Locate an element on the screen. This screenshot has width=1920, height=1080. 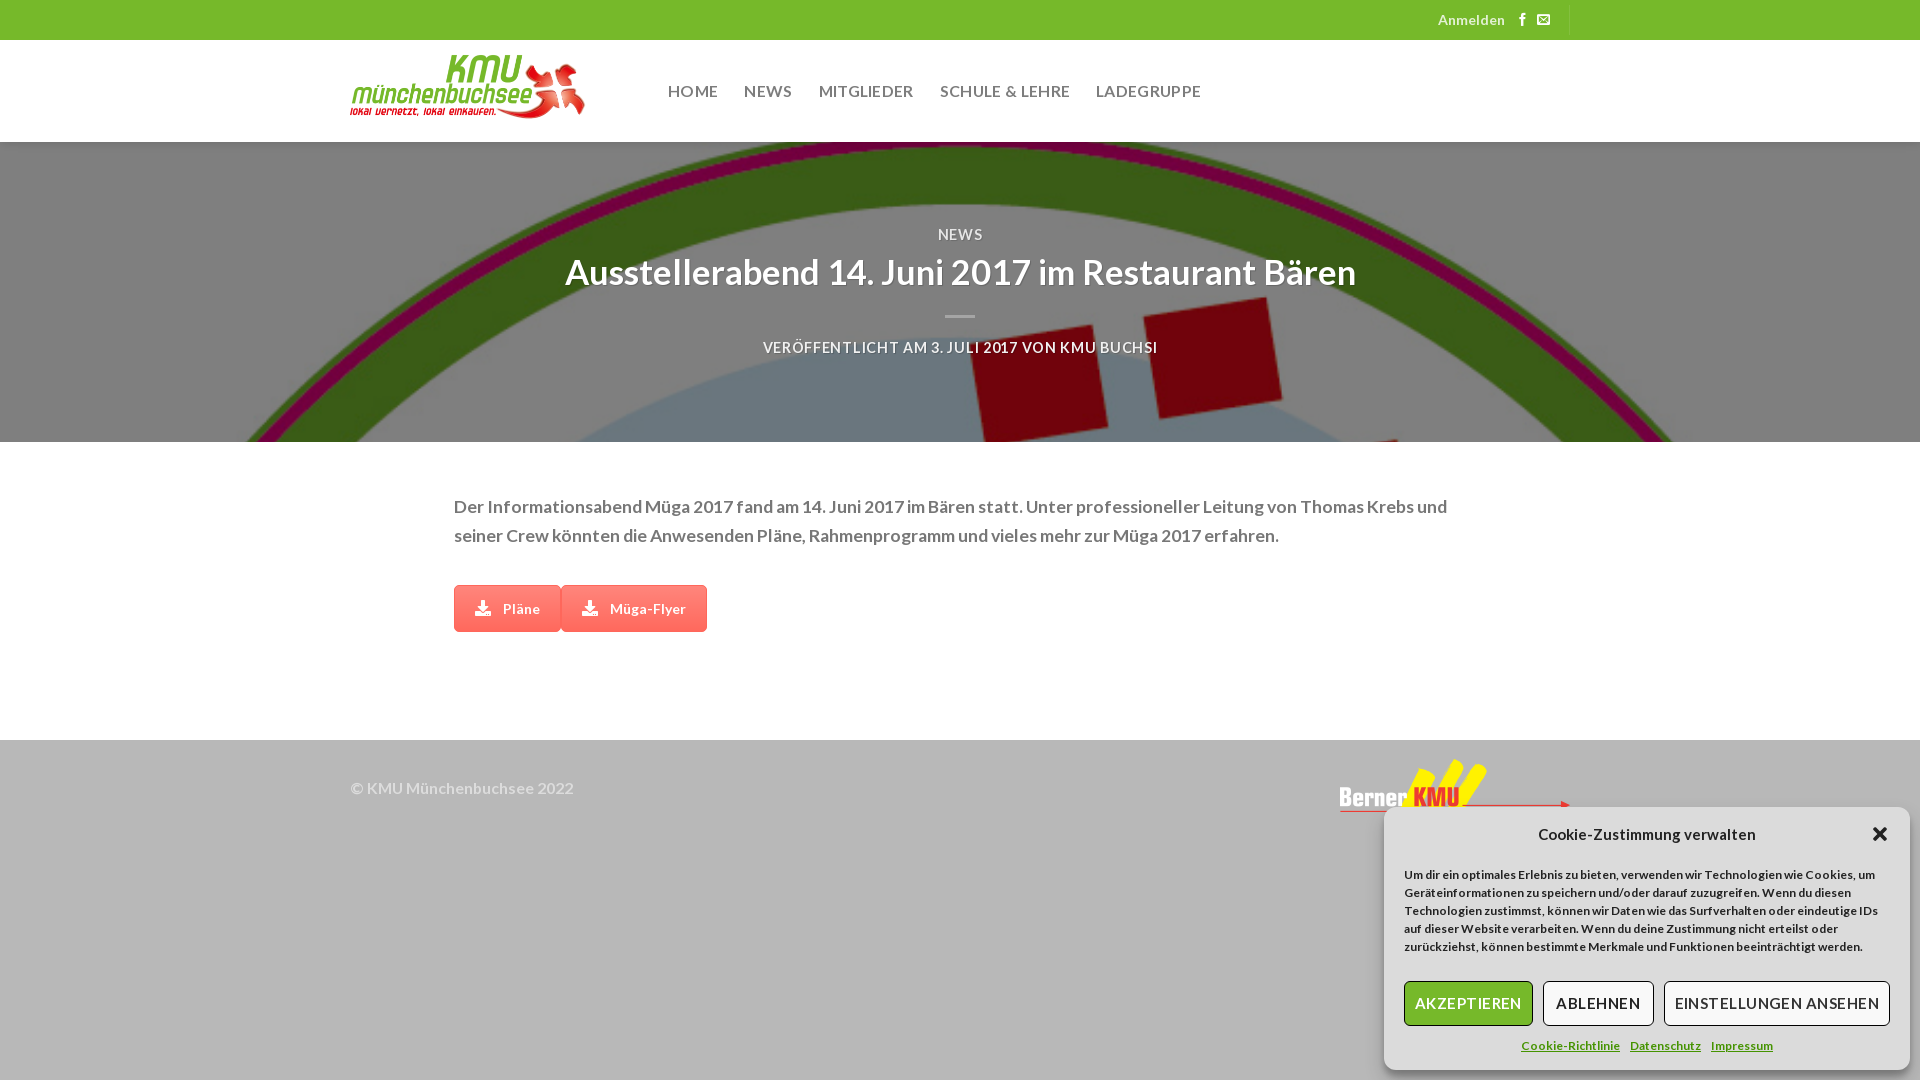
'ABLEHNEN' is located at coordinates (1597, 1003).